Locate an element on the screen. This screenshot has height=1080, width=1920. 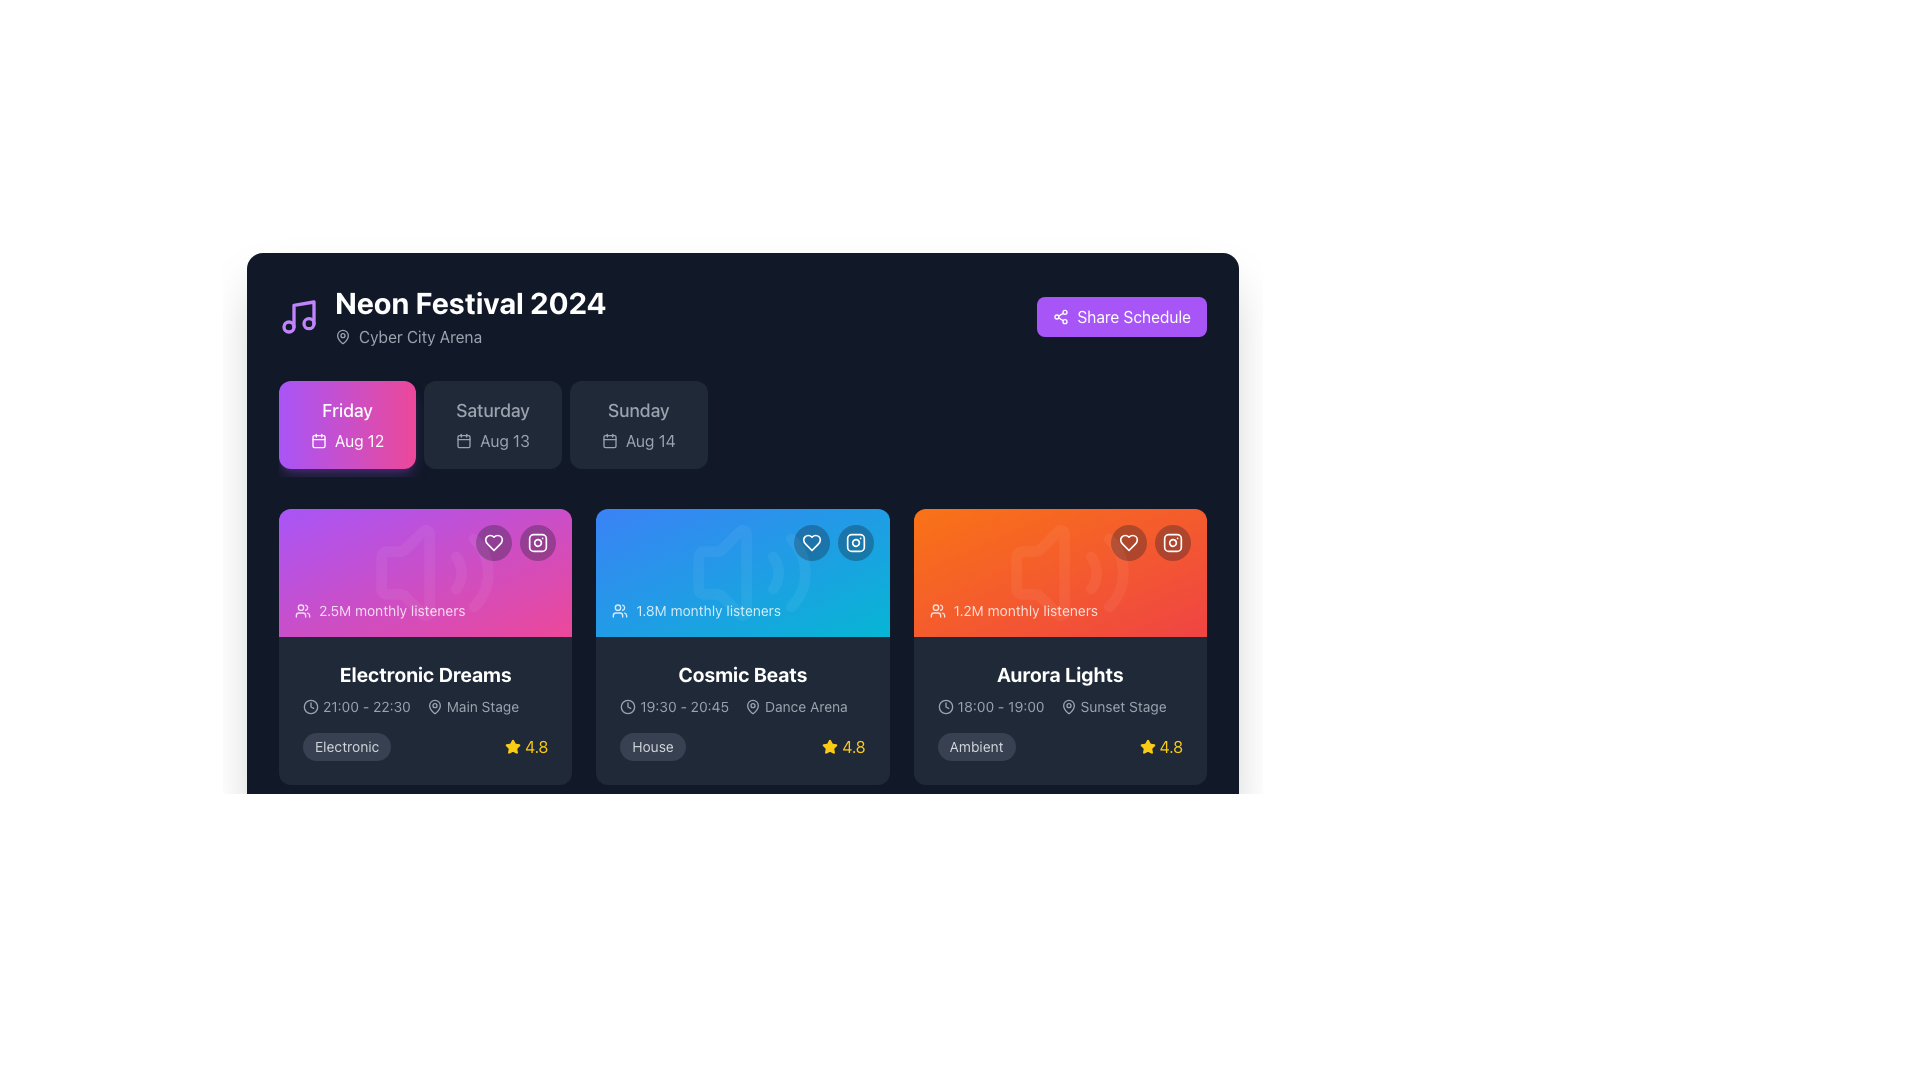
the static text displaying the scheduled time for an event or activity, located beneath the heading 'Electronic Dreams' and near a clock icon is located at coordinates (366, 705).